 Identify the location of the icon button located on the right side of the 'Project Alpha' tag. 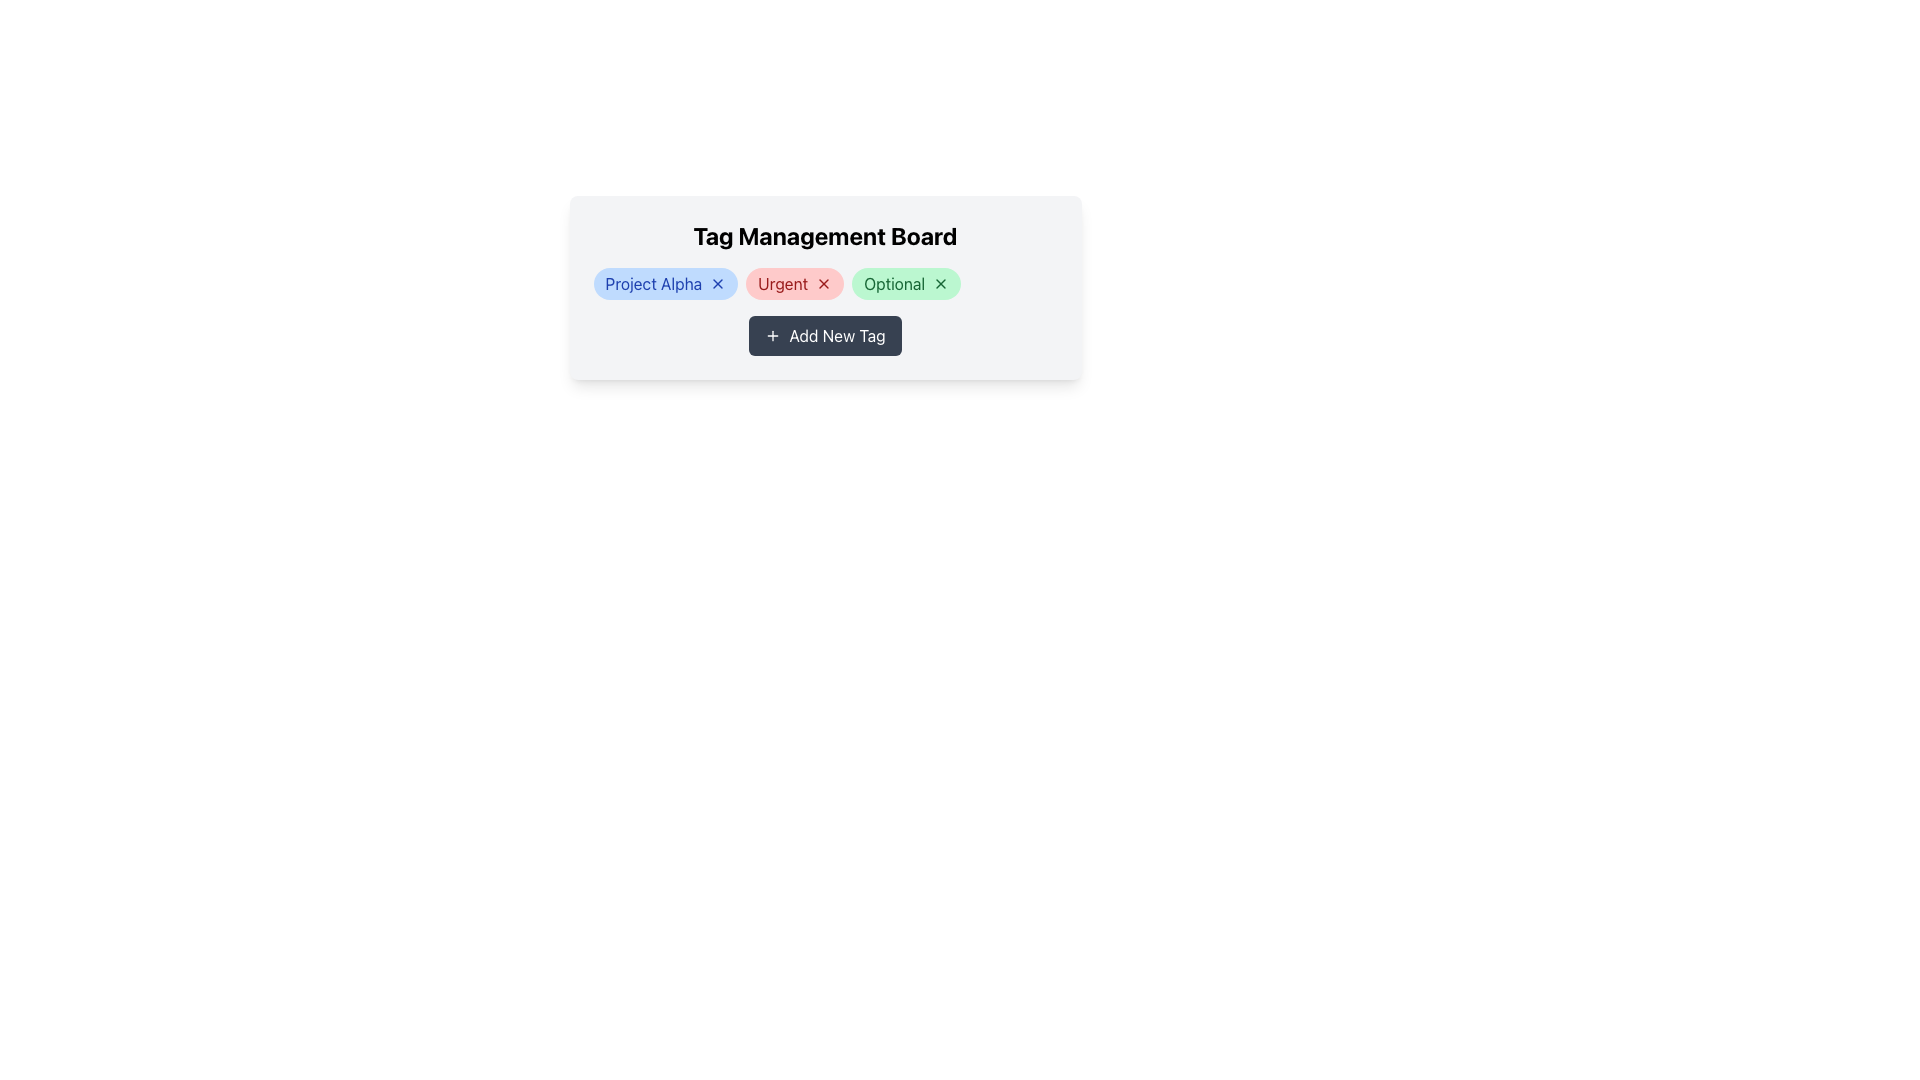
(718, 284).